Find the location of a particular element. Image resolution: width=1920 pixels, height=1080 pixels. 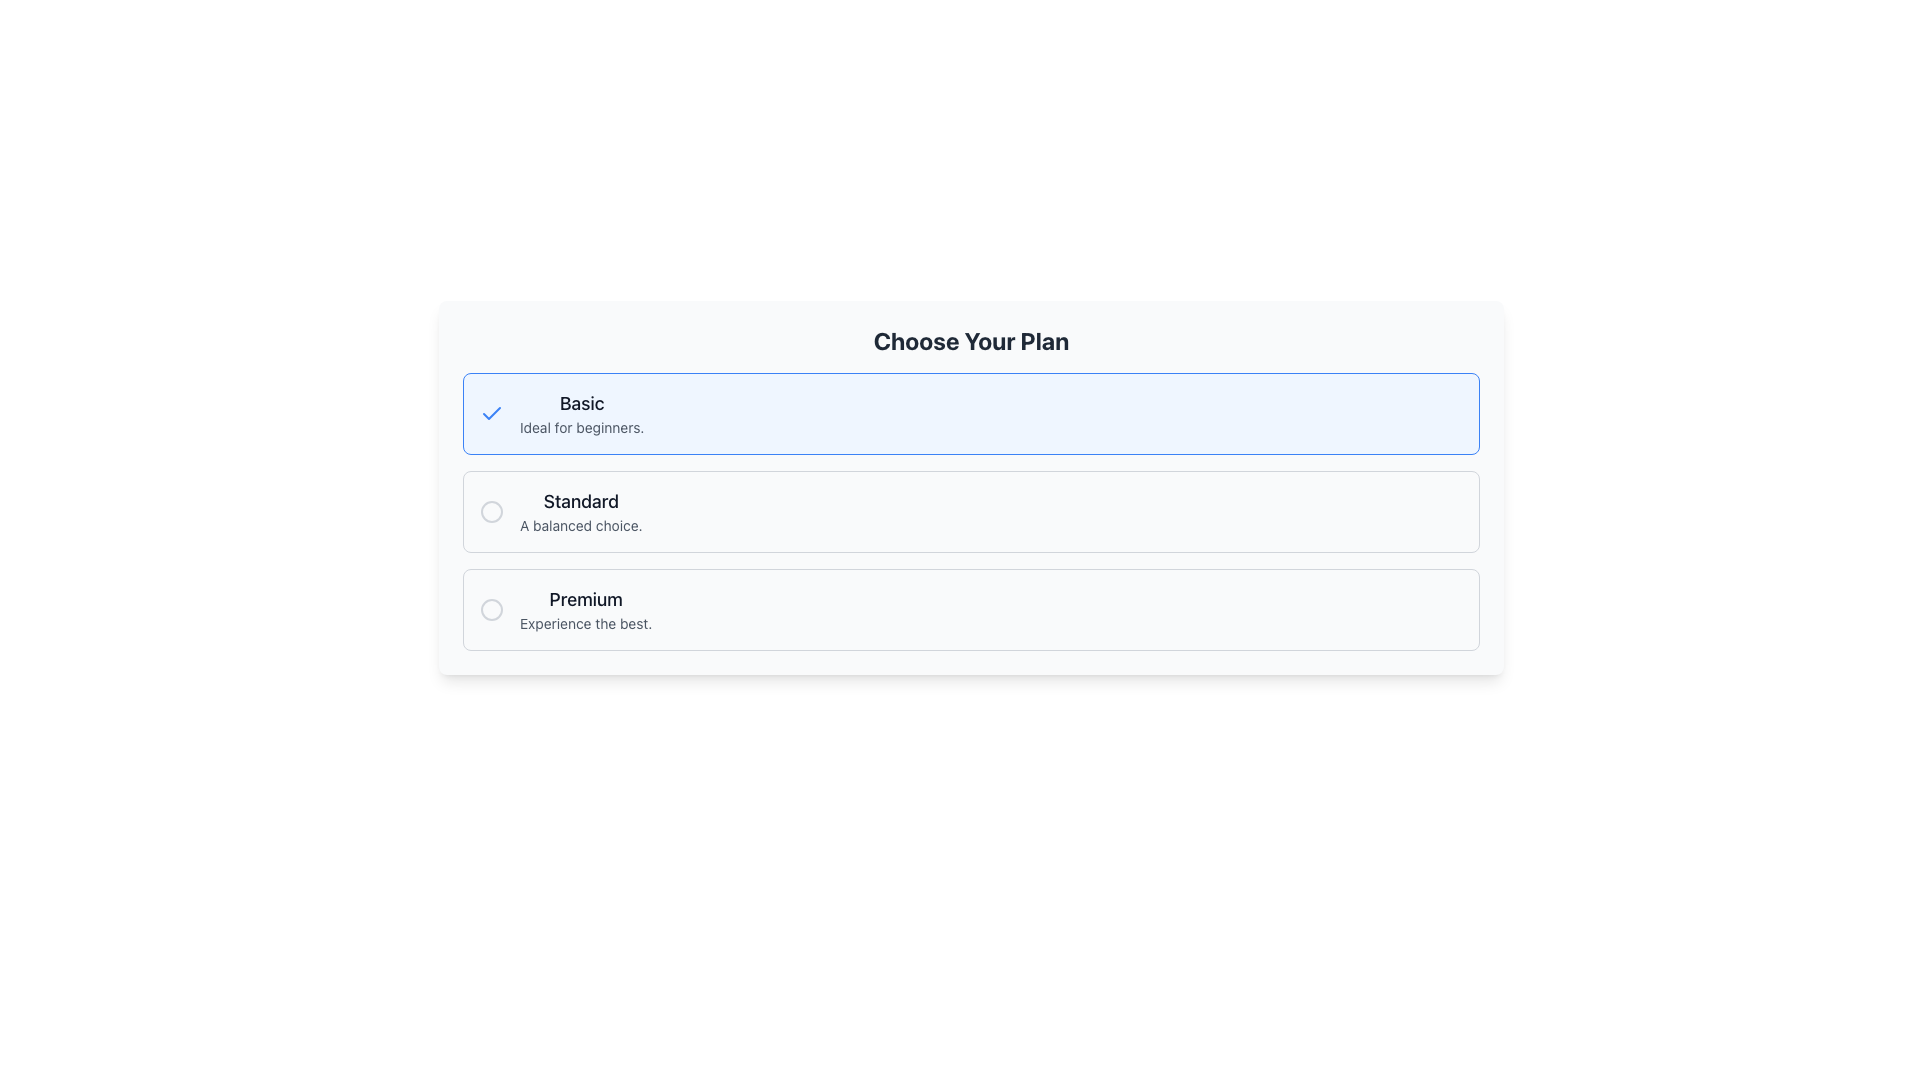

the text label reading 'Experience the best.', which is styled in gray and positioned below the bold text 'Premium' within a subscription option box is located at coordinates (585, 623).